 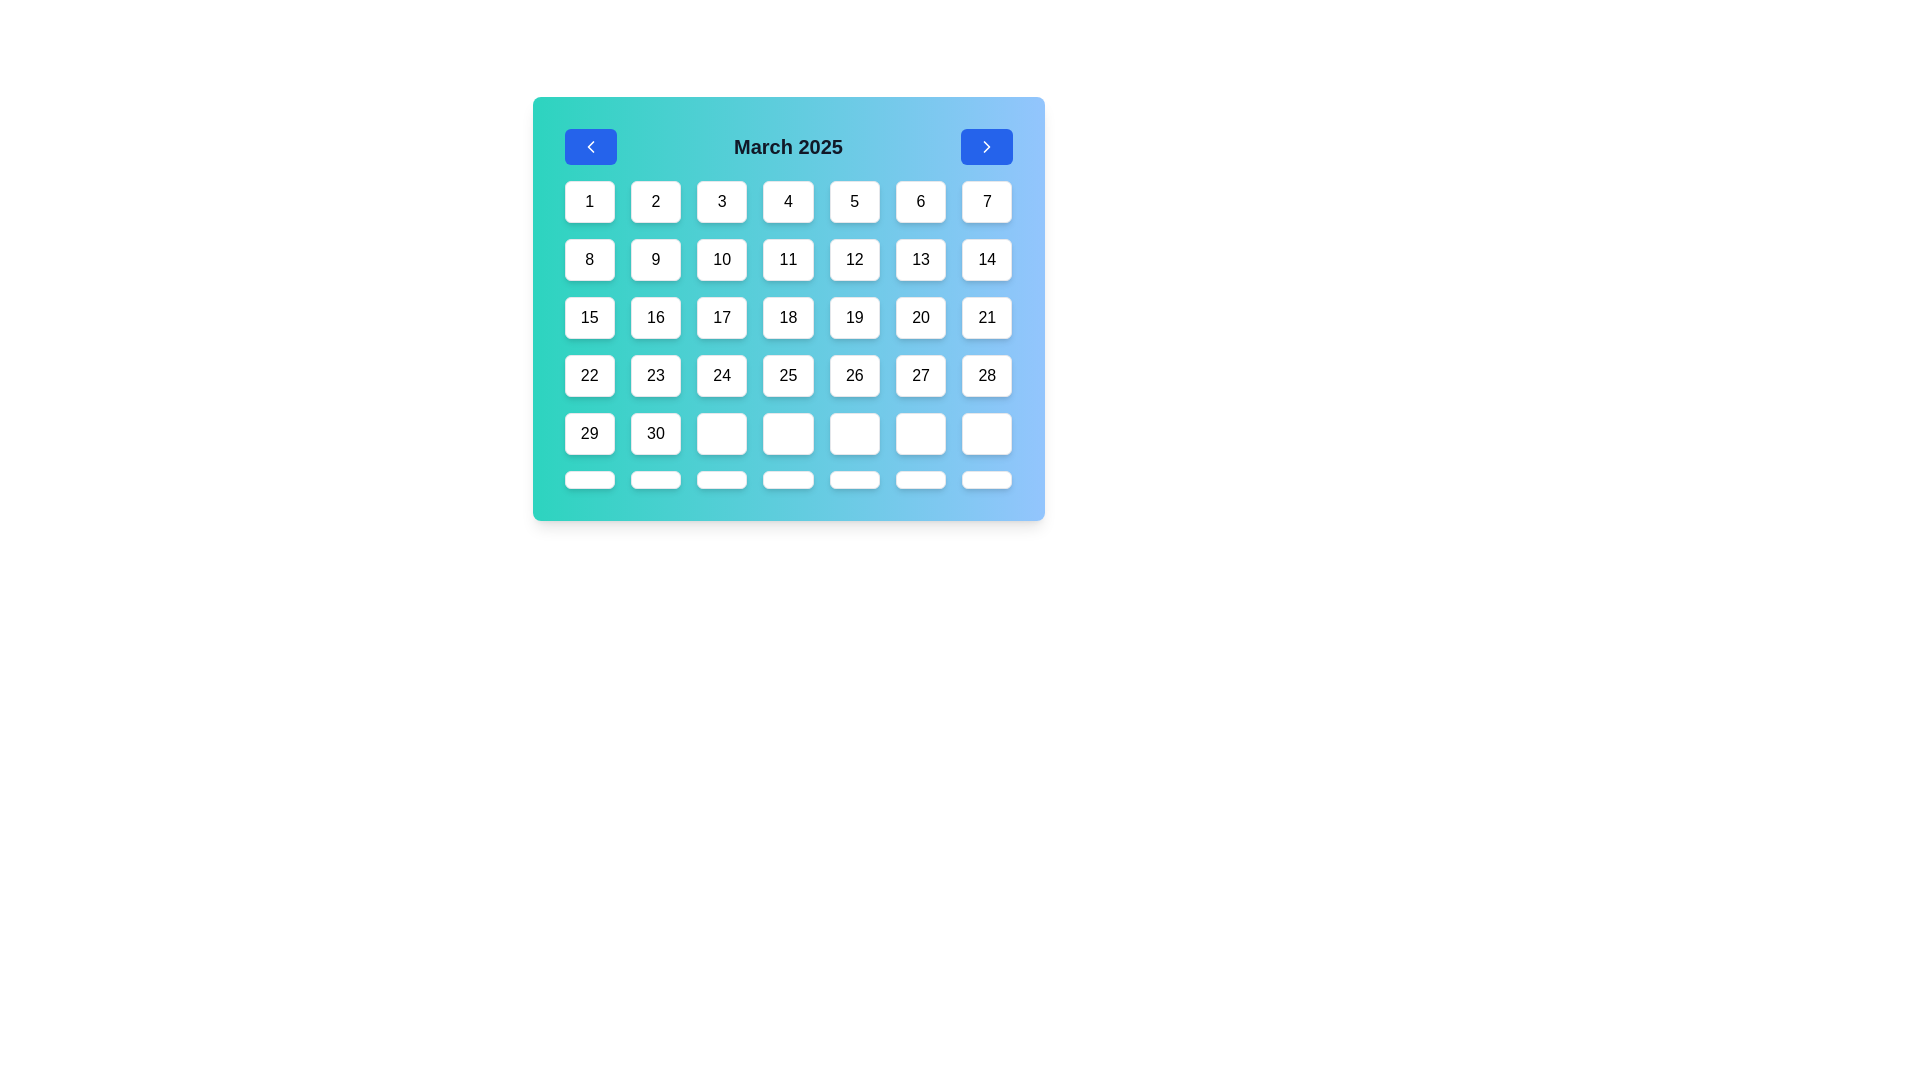 I want to click on the empty grid cell located in the bottom-right corner of a 7-column grid, which is the seventh tile in the sixth row, so click(x=987, y=433).